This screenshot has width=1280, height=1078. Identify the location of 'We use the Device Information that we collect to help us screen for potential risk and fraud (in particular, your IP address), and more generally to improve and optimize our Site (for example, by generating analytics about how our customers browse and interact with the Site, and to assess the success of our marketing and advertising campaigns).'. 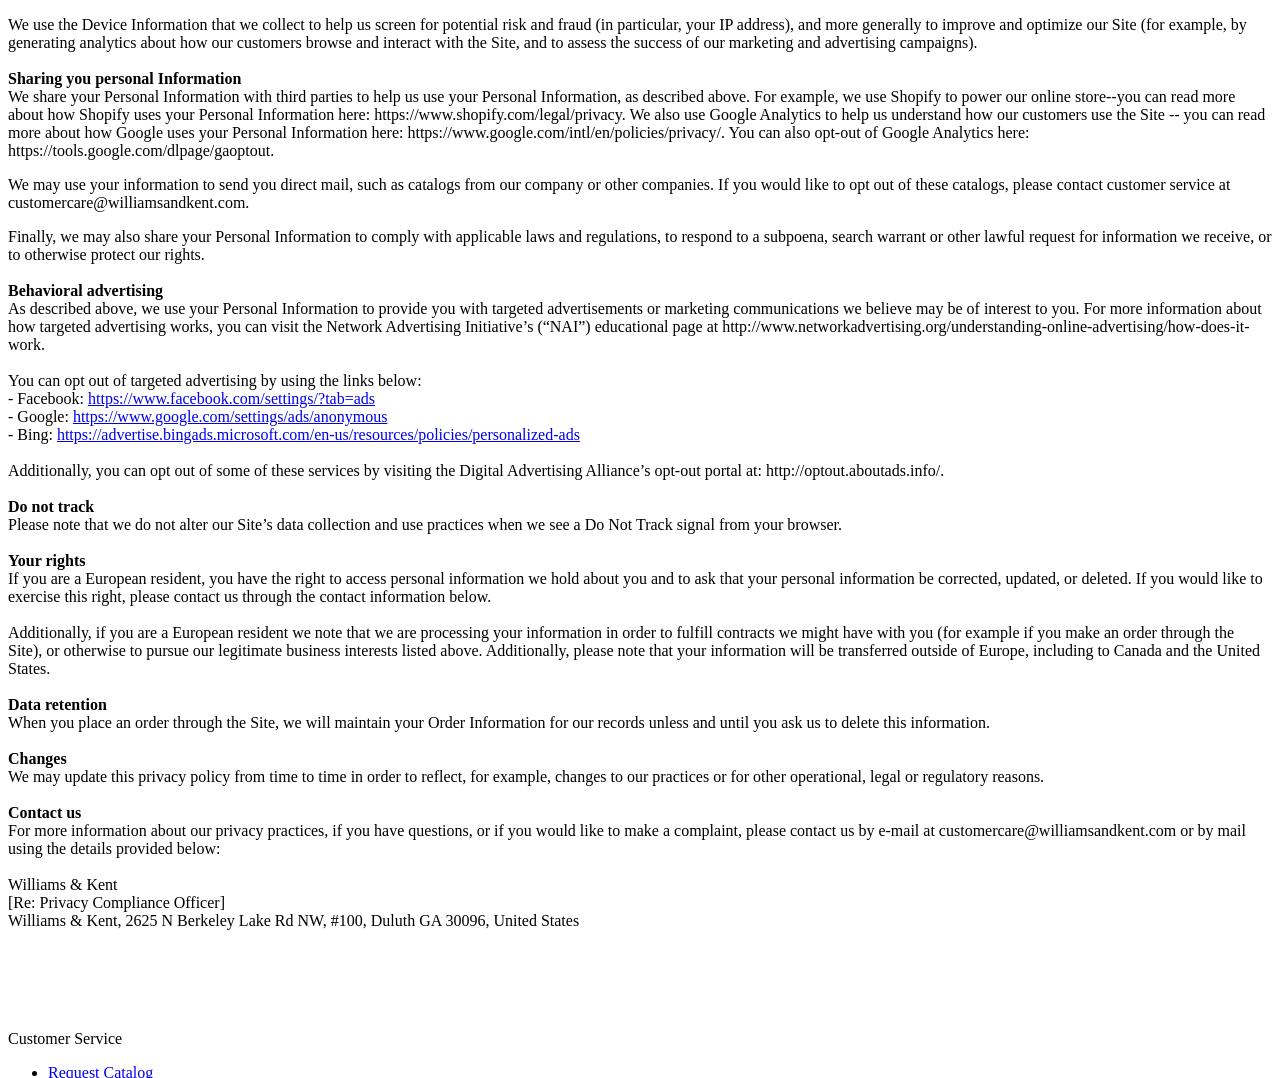
(625, 31).